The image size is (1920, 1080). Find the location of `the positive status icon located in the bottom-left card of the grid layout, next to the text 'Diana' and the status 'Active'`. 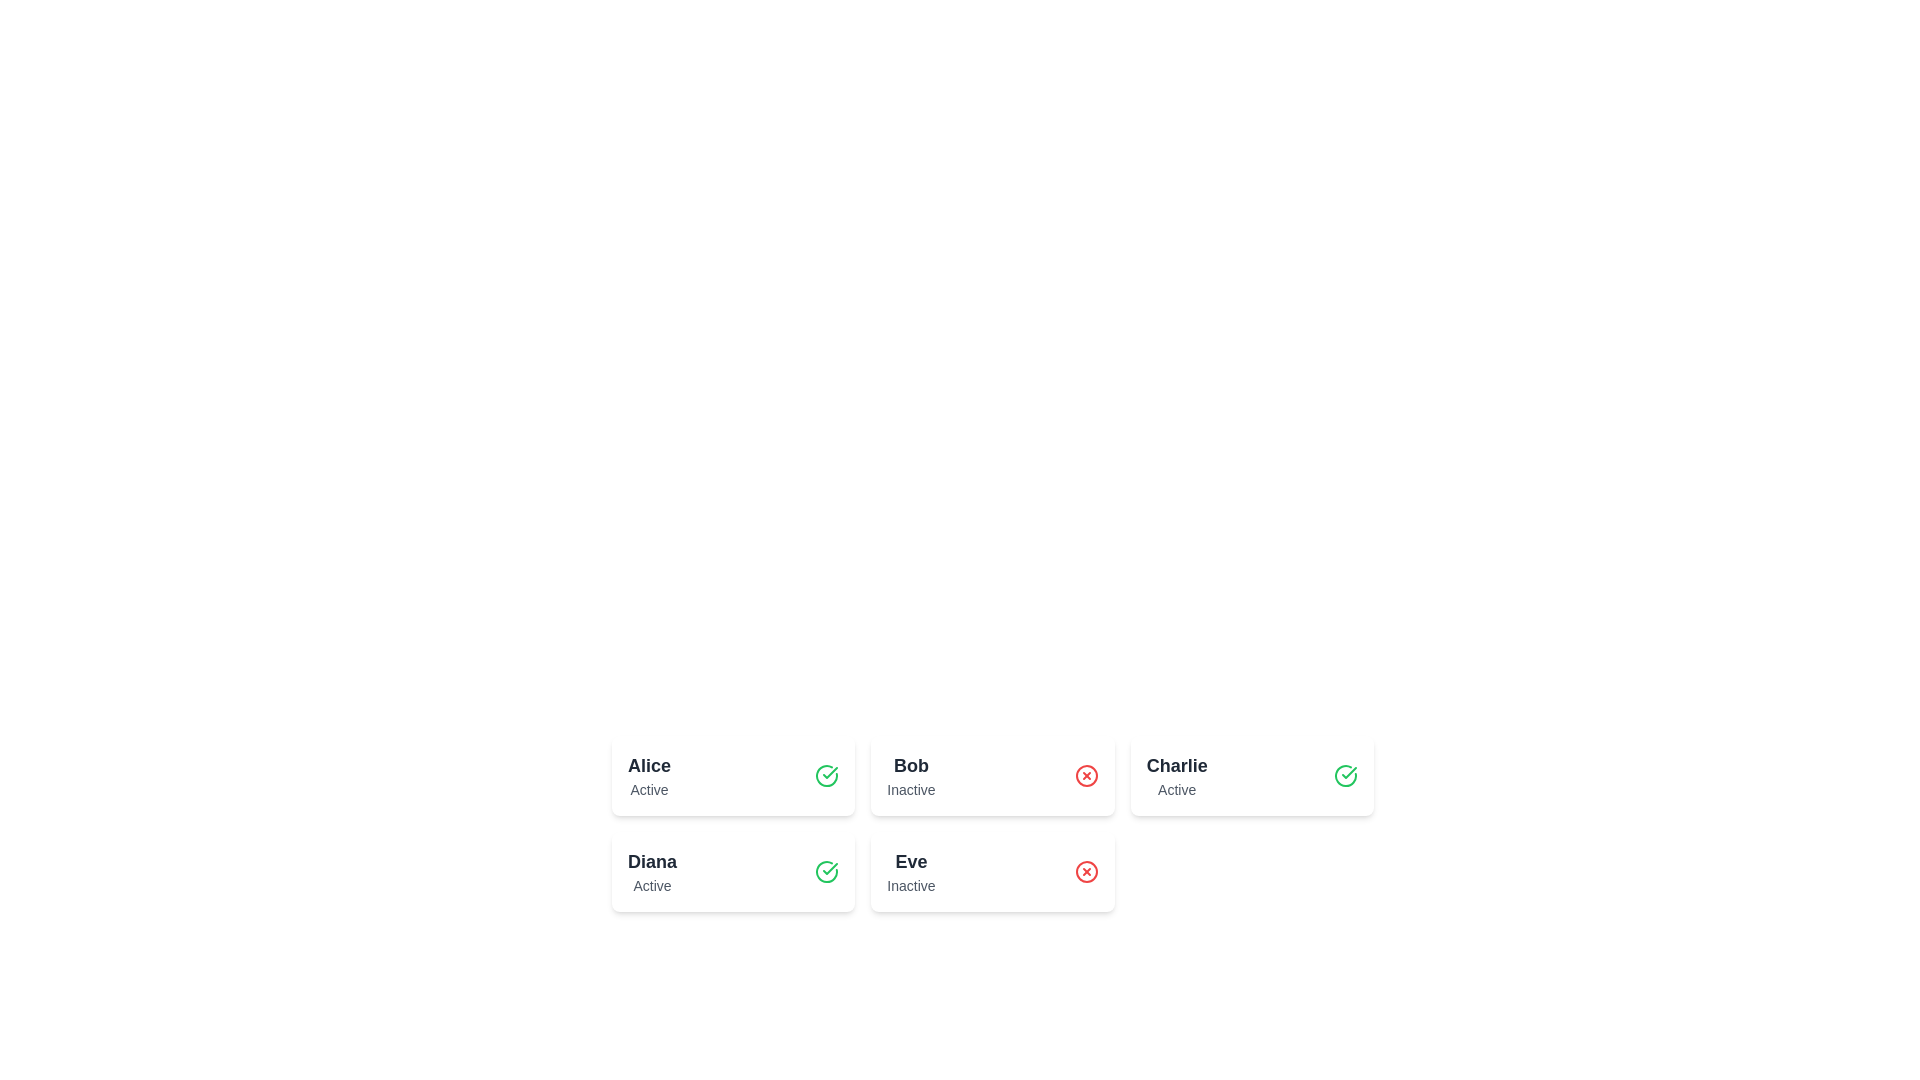

the positive status icon located in the bottom-left card of the grid layout, next to the text 'Diana' and the status 'Active' is located at coordinates (830, 771).